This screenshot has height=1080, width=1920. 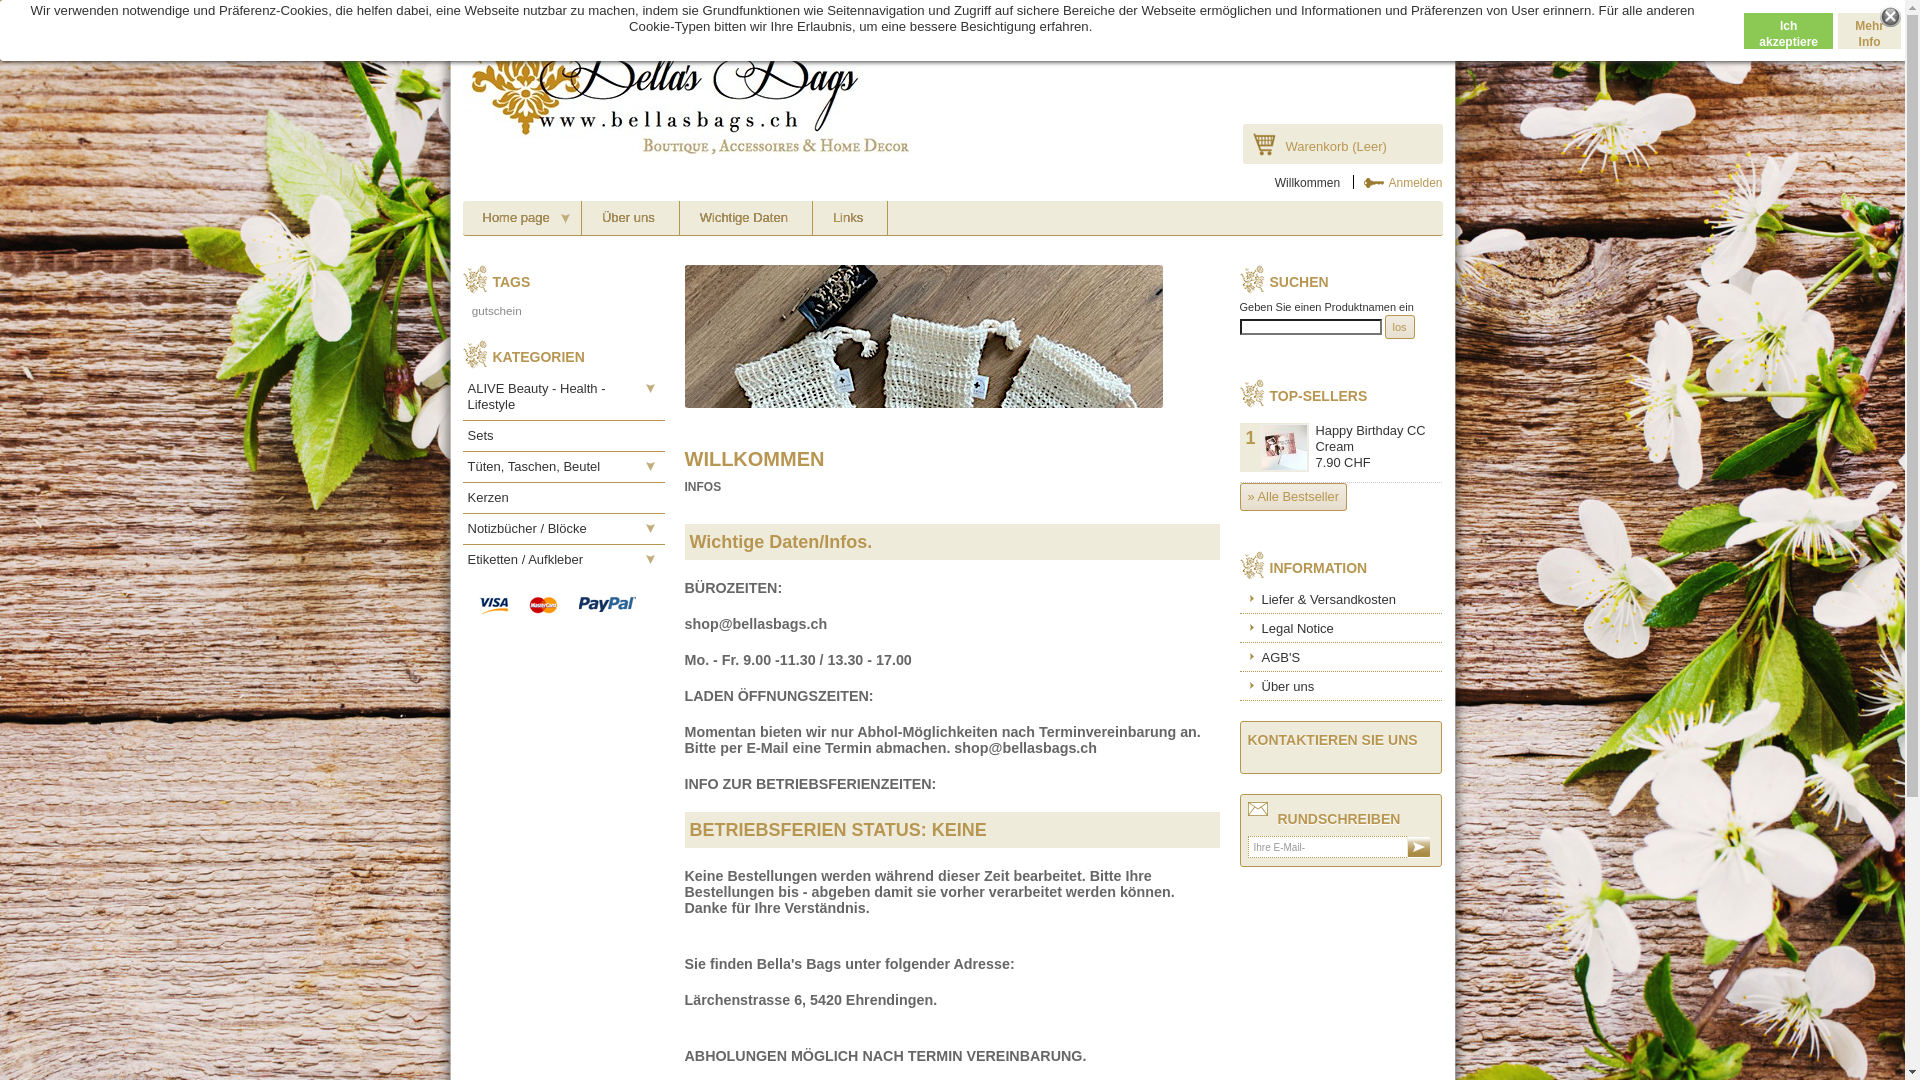 What do you see at coordinates (1399, 326) in the screenshot?
I see `'los'` at bounding box center [1399, 326].